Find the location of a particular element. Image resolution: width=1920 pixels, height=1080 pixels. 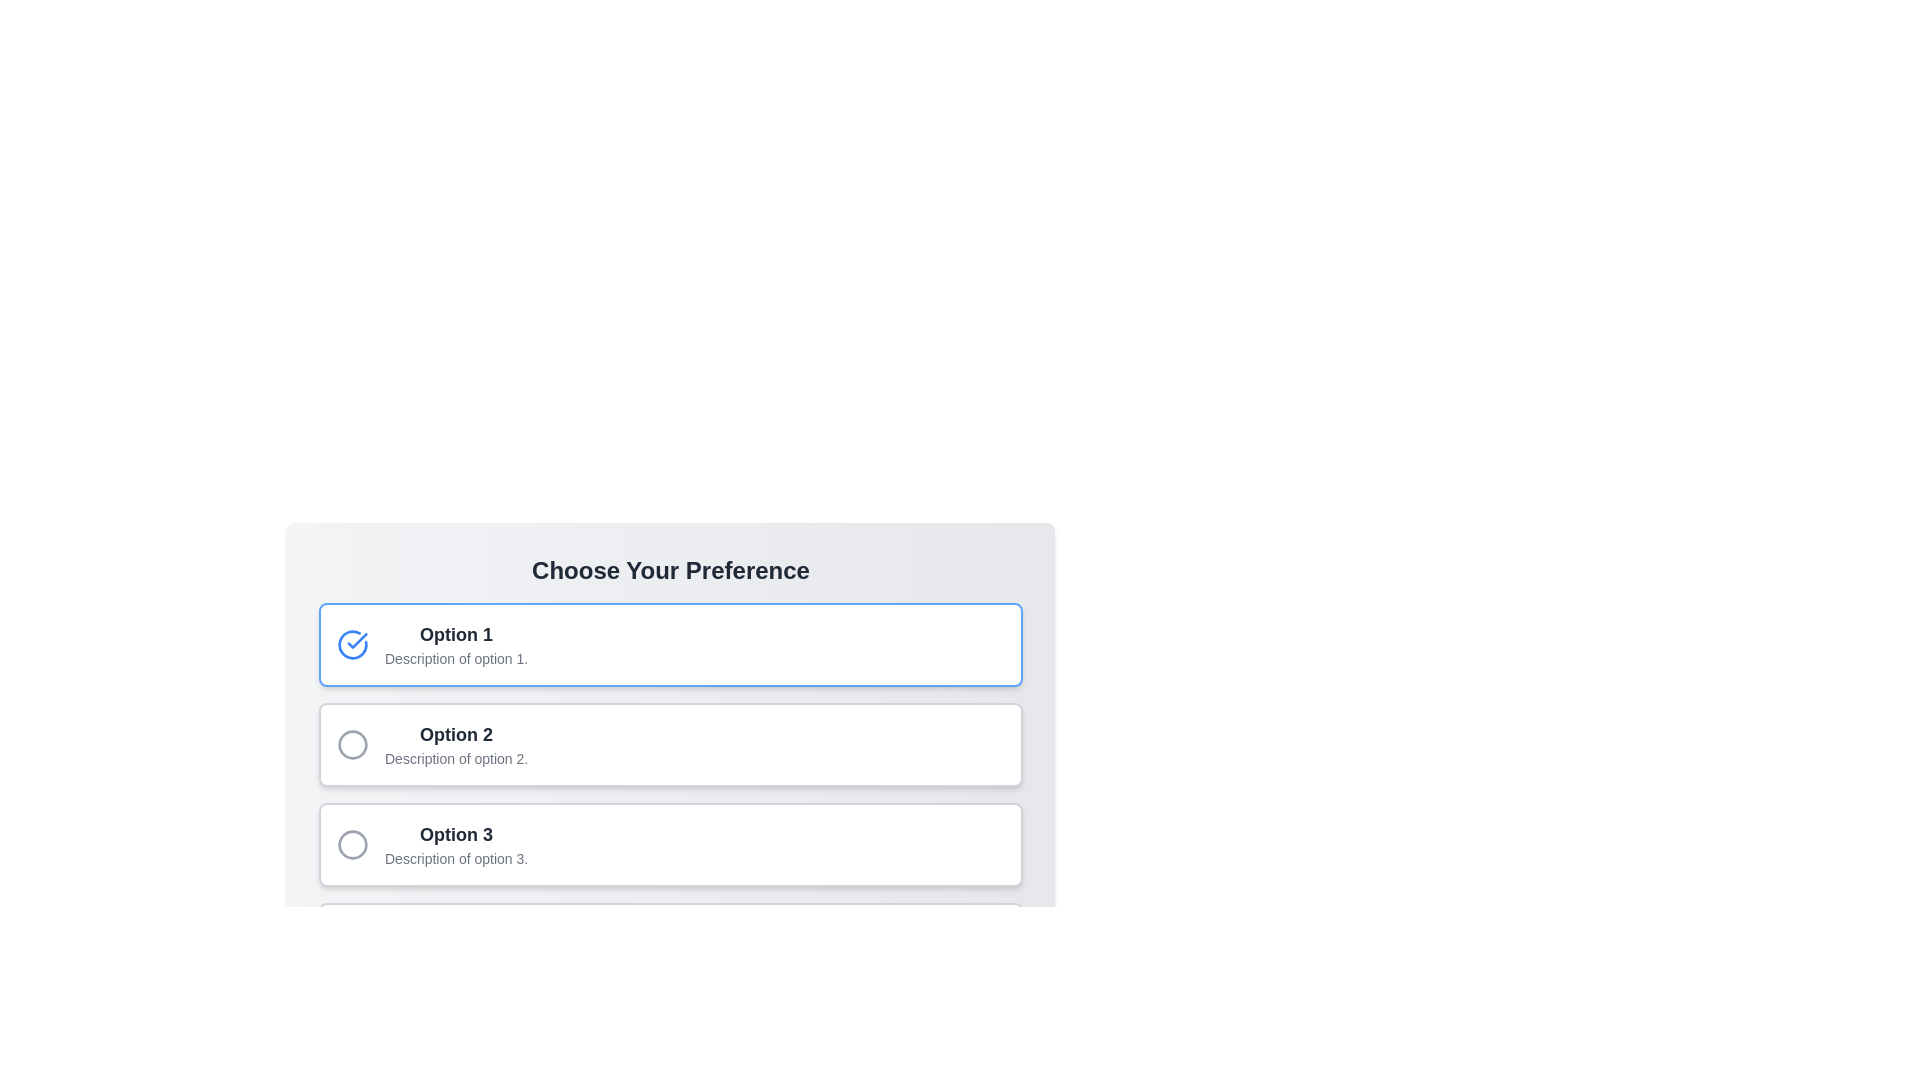

the radio button for 'Option 2' is located at coordinates (353, 744).